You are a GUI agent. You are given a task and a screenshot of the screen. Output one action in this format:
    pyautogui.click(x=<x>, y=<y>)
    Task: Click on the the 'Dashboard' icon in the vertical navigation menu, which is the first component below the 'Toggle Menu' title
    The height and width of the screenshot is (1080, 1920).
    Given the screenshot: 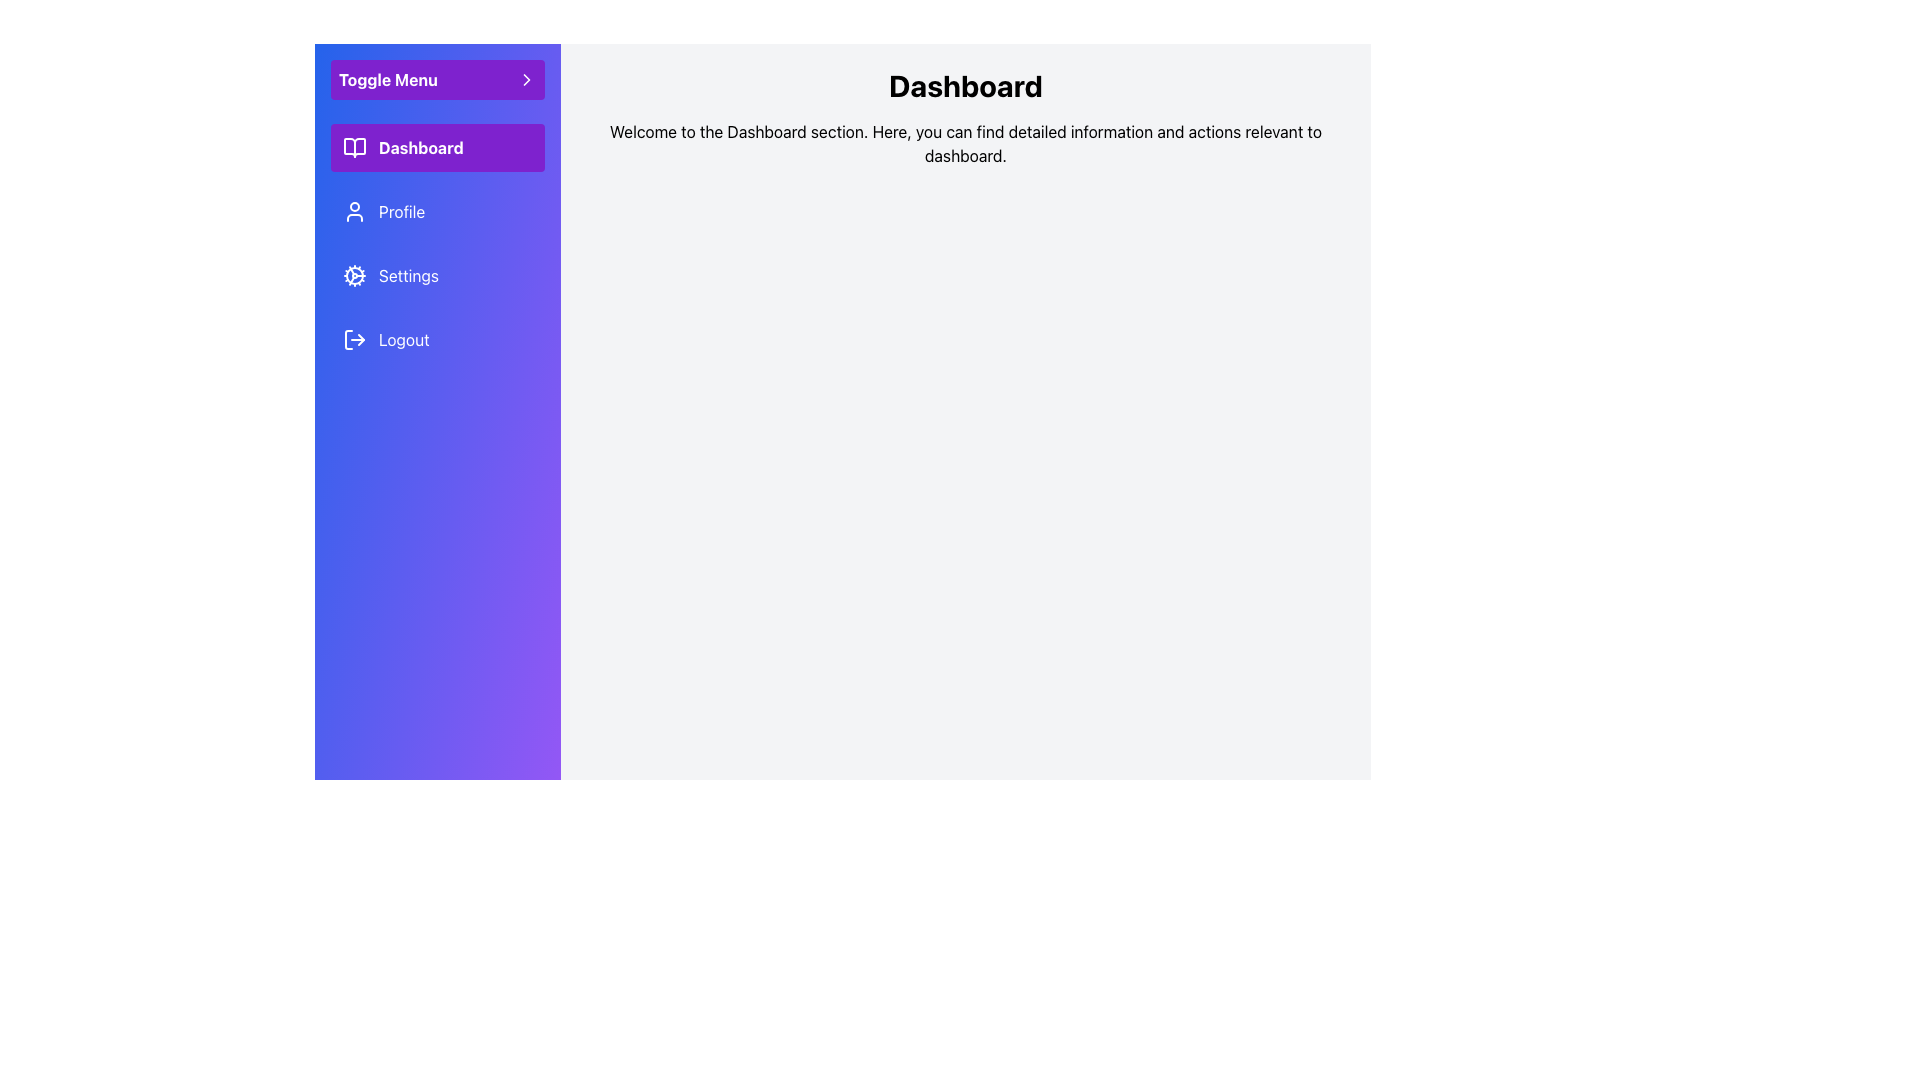 What is the action you would take?
    pyautogui.click(x=355, y=146)
    